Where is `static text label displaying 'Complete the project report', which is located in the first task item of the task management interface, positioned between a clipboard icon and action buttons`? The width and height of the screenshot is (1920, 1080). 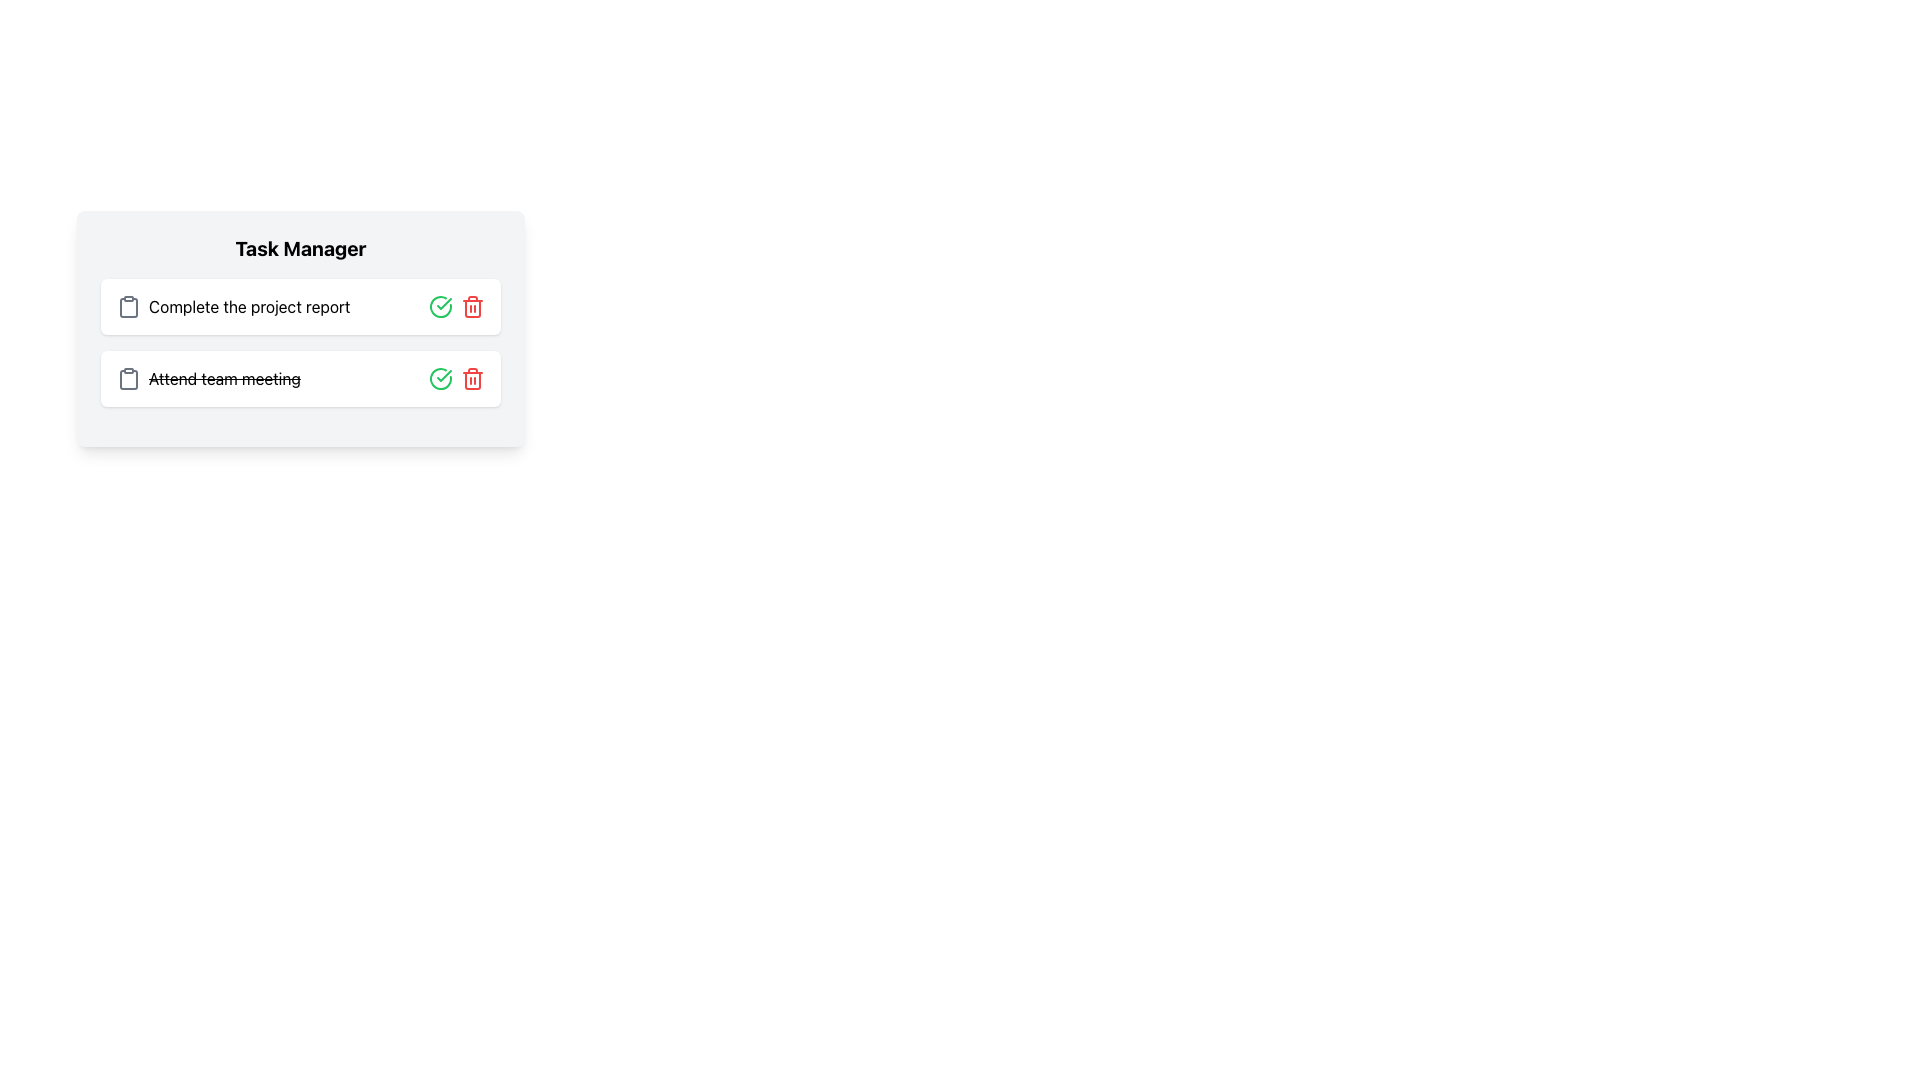 static text label displaying 'Complete the project report', which is located in the first task item of the task management interface, positioned between a clipboard icon and action buttons is located at coordinates (248, 307).